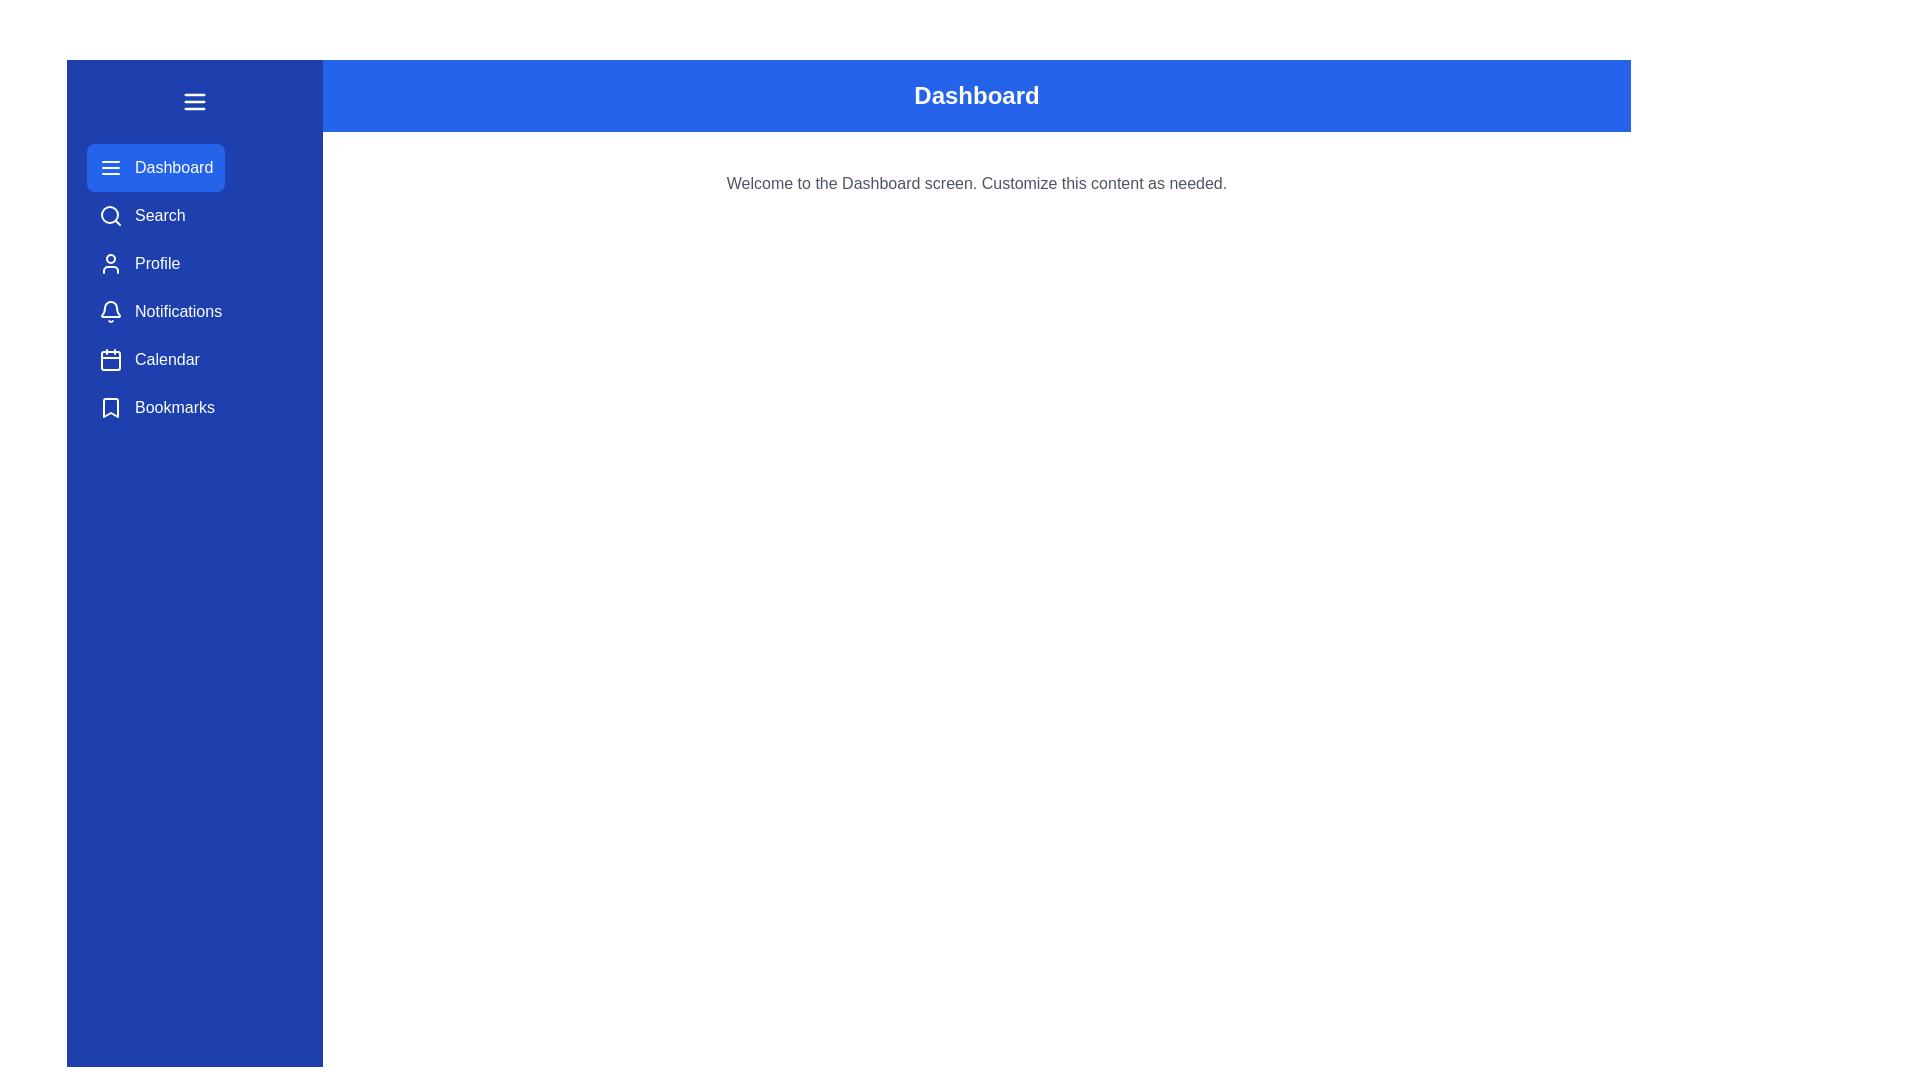 The image size is (1920, 1080). What do you see at coordinates (195, 101) in the screenshot?
I see `the Hamburger Menu icon located at the top-left section of the interface` at bounding box center [195, 101].